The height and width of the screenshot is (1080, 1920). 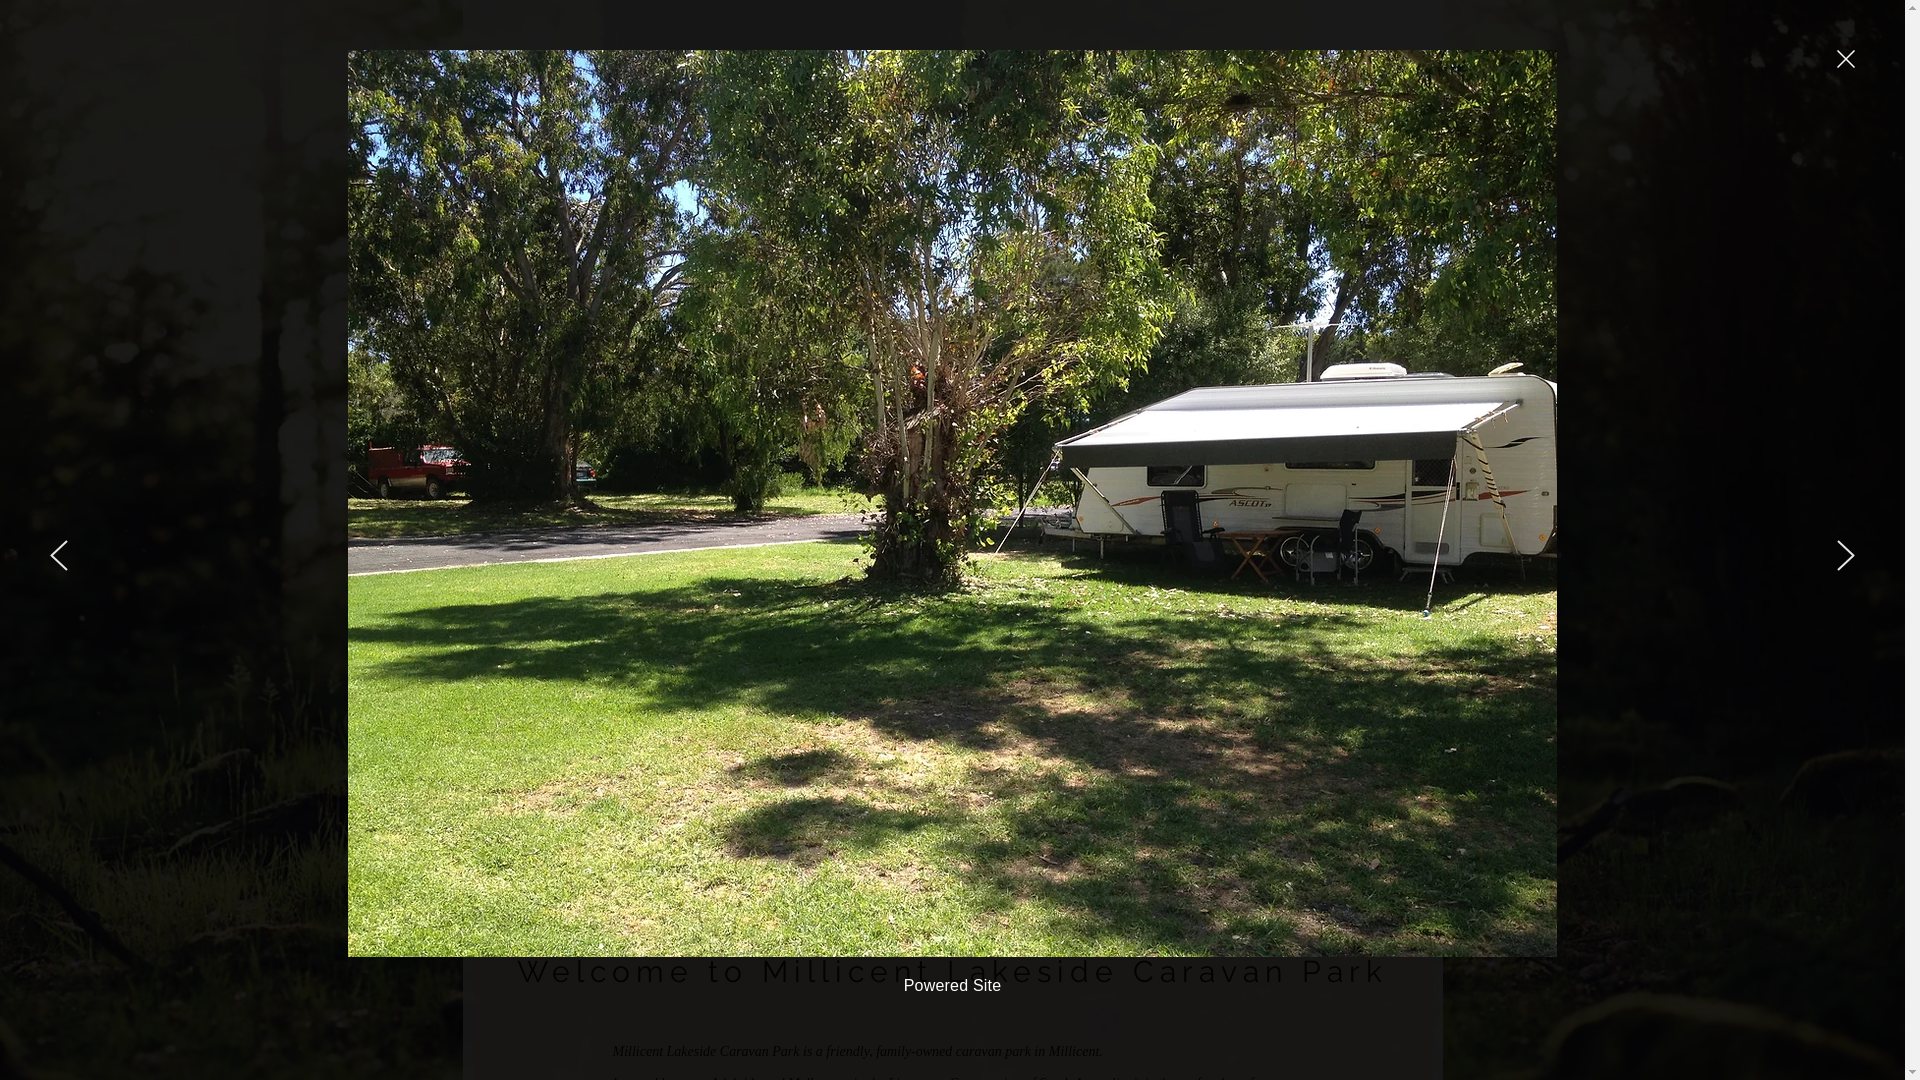 What do you see at coordinates (613, 130) in the screenshot?
I see `'Logo Clear Raleway.png'` at bounding box center [613, 130].